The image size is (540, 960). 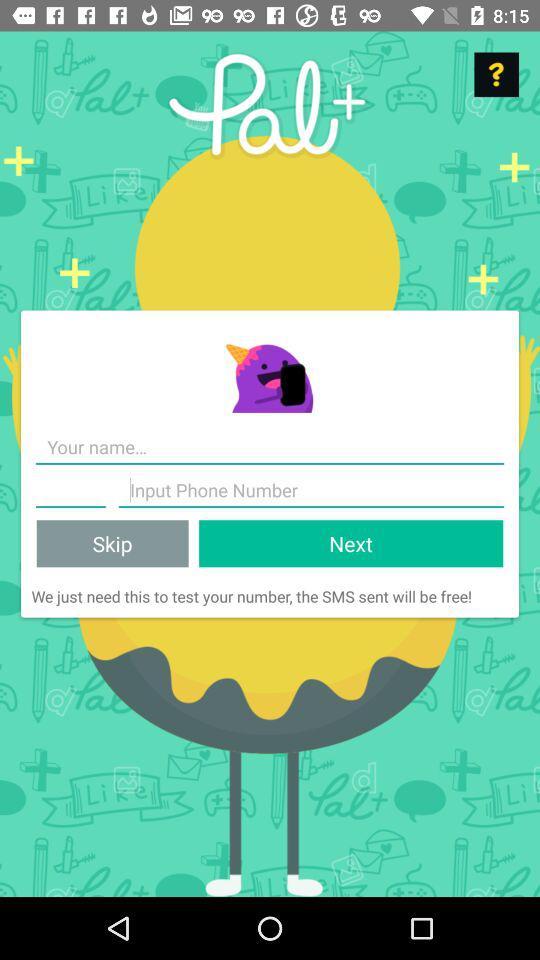 What do you see at coordinates (495, 74) in the screenshot?
I see `the item at the top right corner` at bounding box center [495, 74].